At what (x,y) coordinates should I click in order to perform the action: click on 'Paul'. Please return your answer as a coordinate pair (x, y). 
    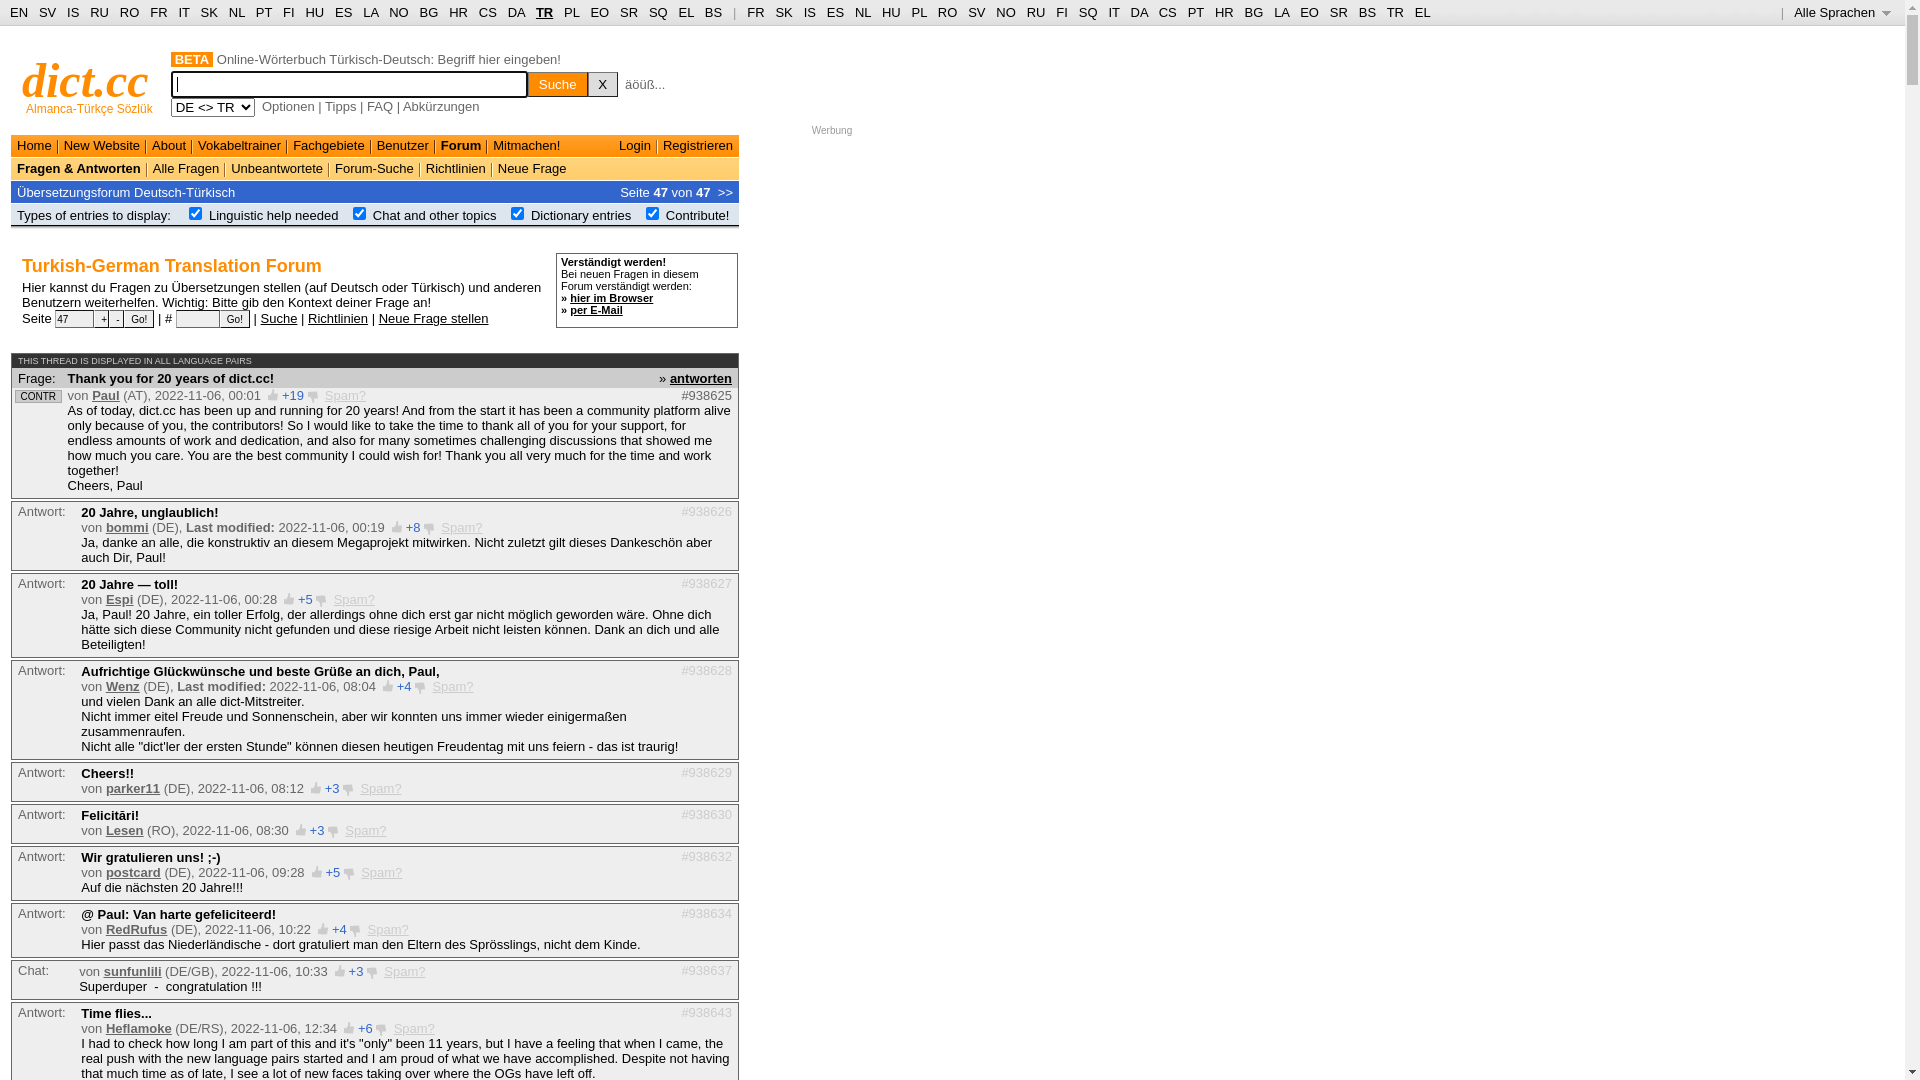
    Looking at the image, I should click on (104, 395).